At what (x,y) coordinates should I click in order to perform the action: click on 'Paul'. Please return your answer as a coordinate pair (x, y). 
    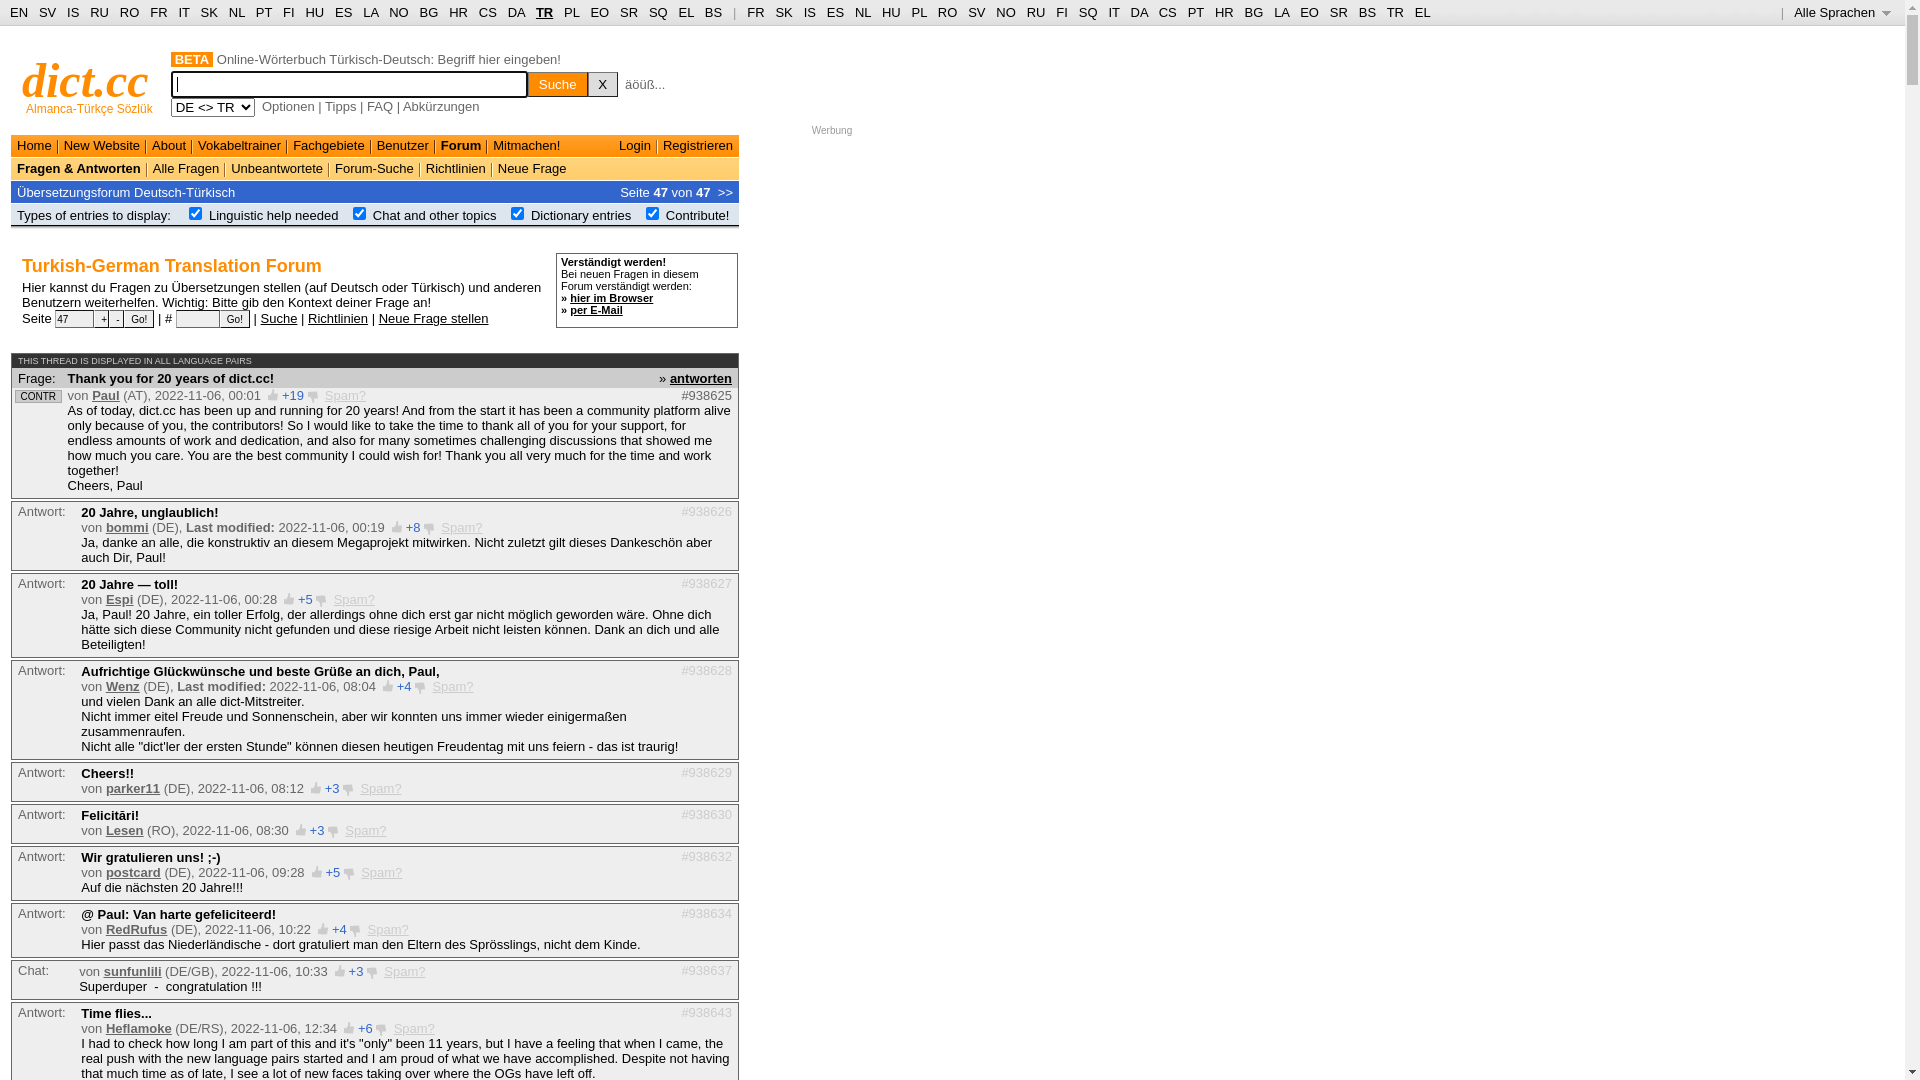
    Looking at the image, I should click on (104, 395).